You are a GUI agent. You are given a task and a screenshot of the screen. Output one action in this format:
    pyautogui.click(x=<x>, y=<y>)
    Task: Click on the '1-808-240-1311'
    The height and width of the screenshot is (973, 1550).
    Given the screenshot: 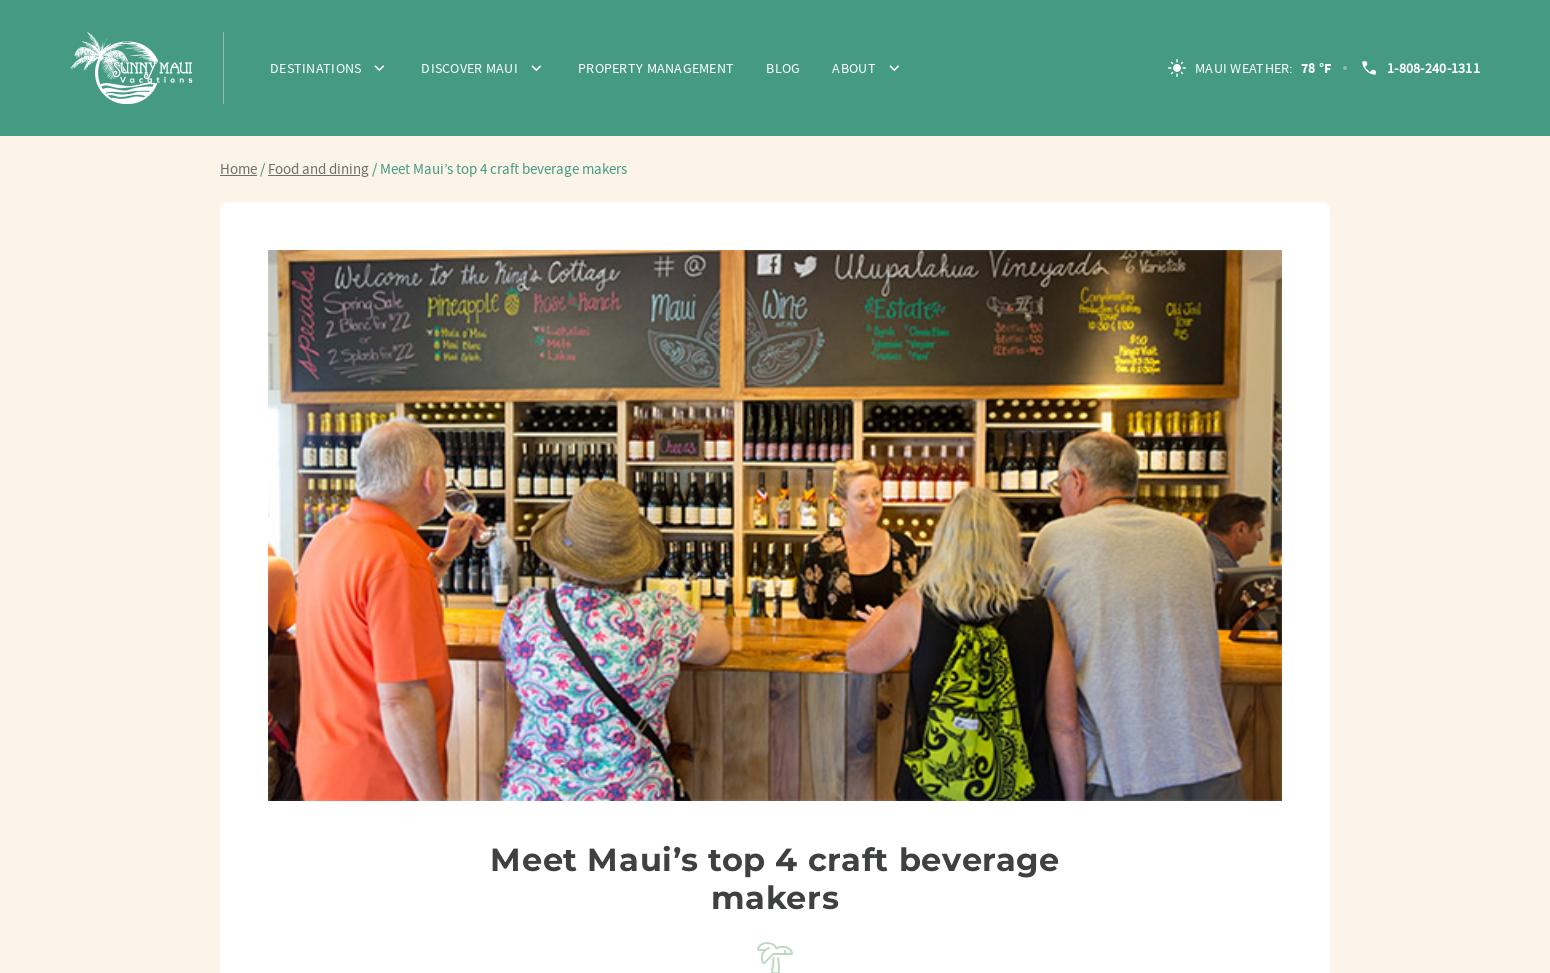 What is the action you would take?
    pyautogui.click(x=1432, y=67)
    